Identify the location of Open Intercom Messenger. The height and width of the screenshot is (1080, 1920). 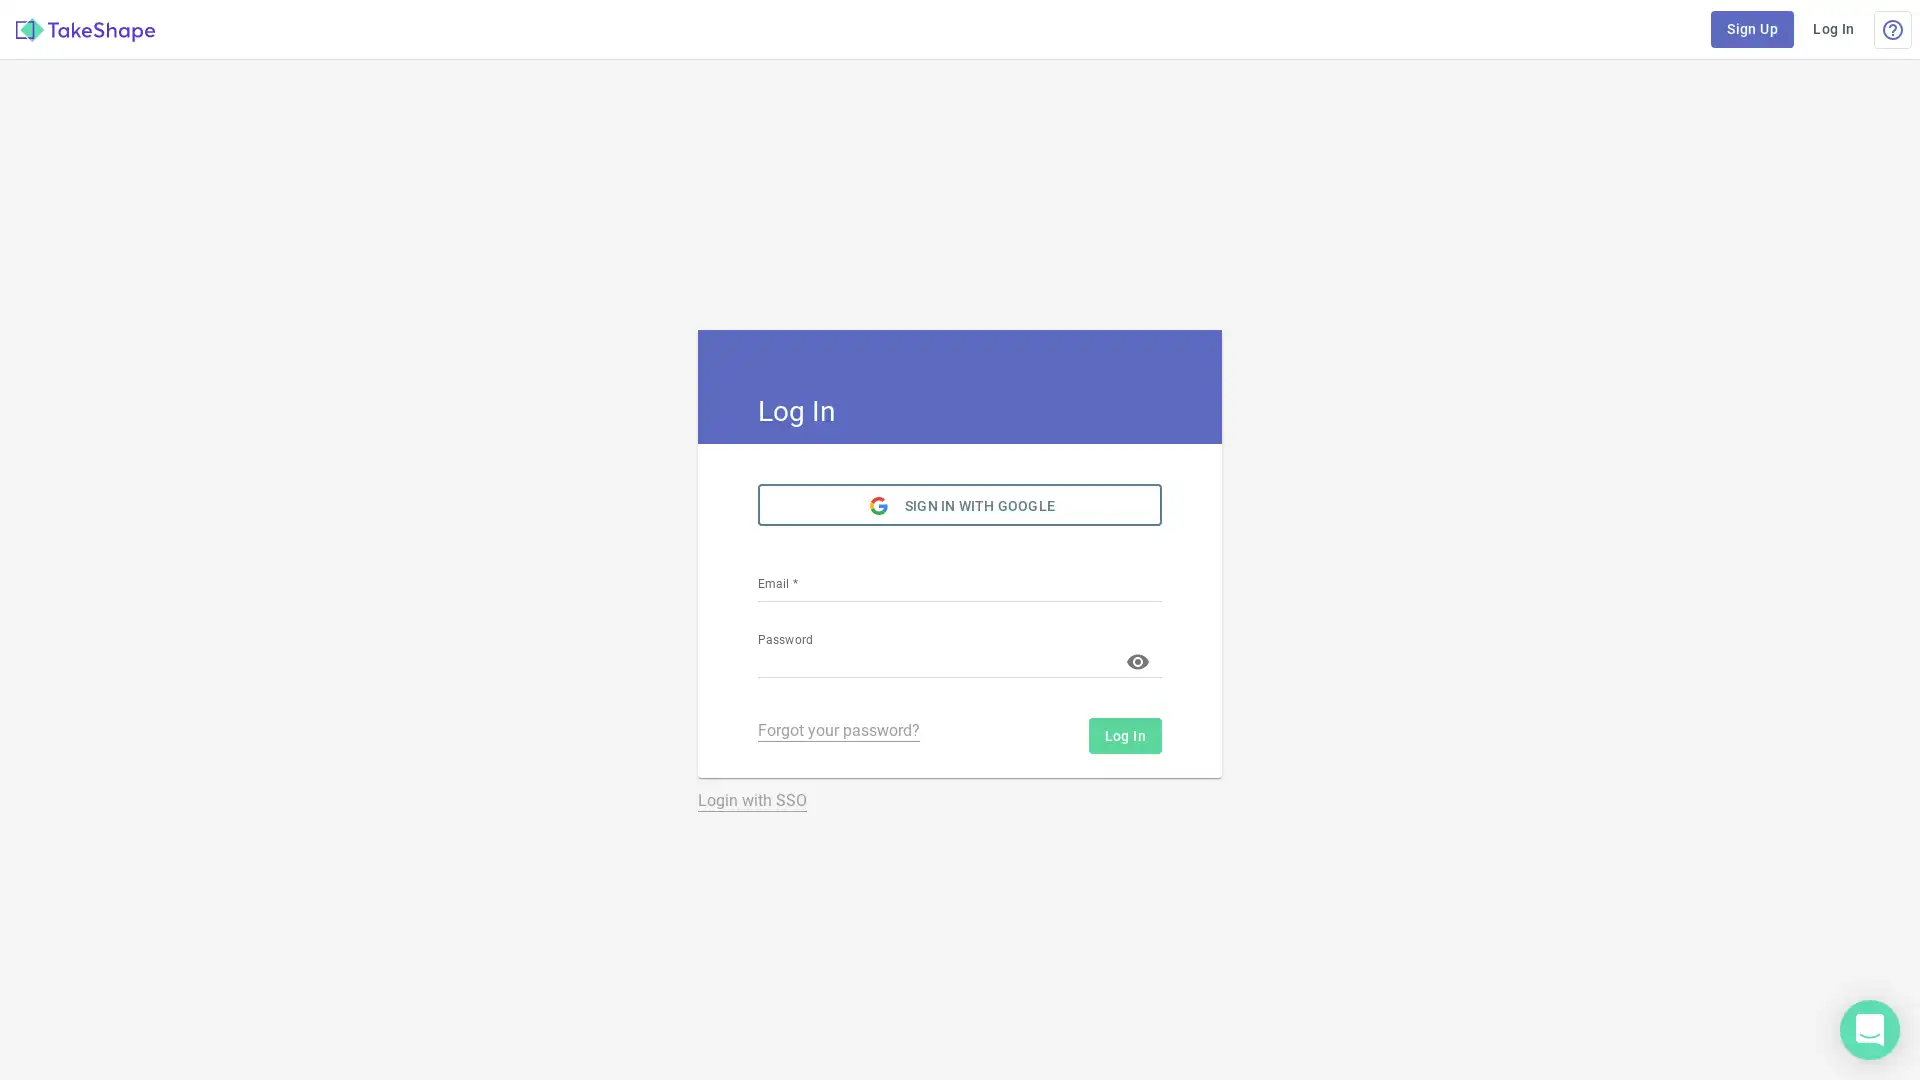
(1869, 1029).